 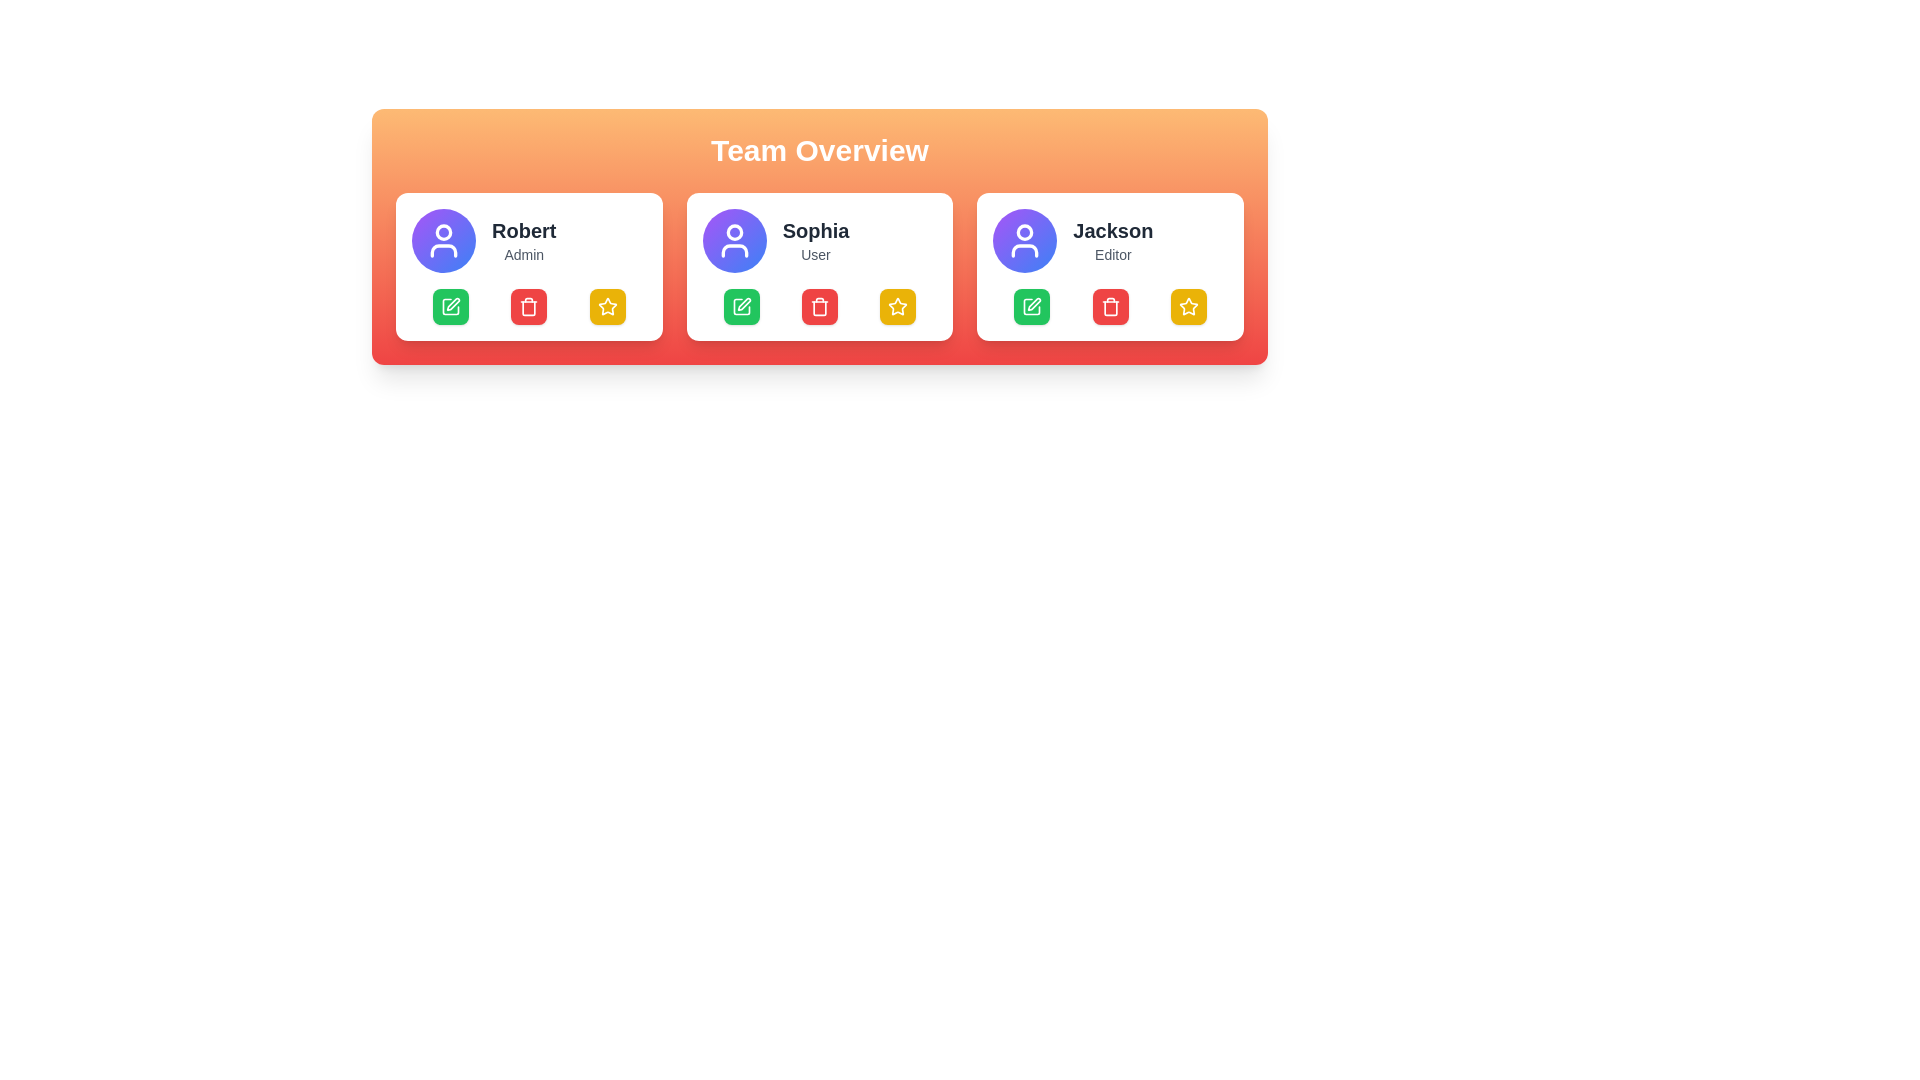 What do you see at coordinates (1112, 239) in the screenshot?
I see `the text display that shows 'Jackson' and 'Editor' on the profile card of 'Jackson' in the Team Overview section` at bounding box center [1112, 239].